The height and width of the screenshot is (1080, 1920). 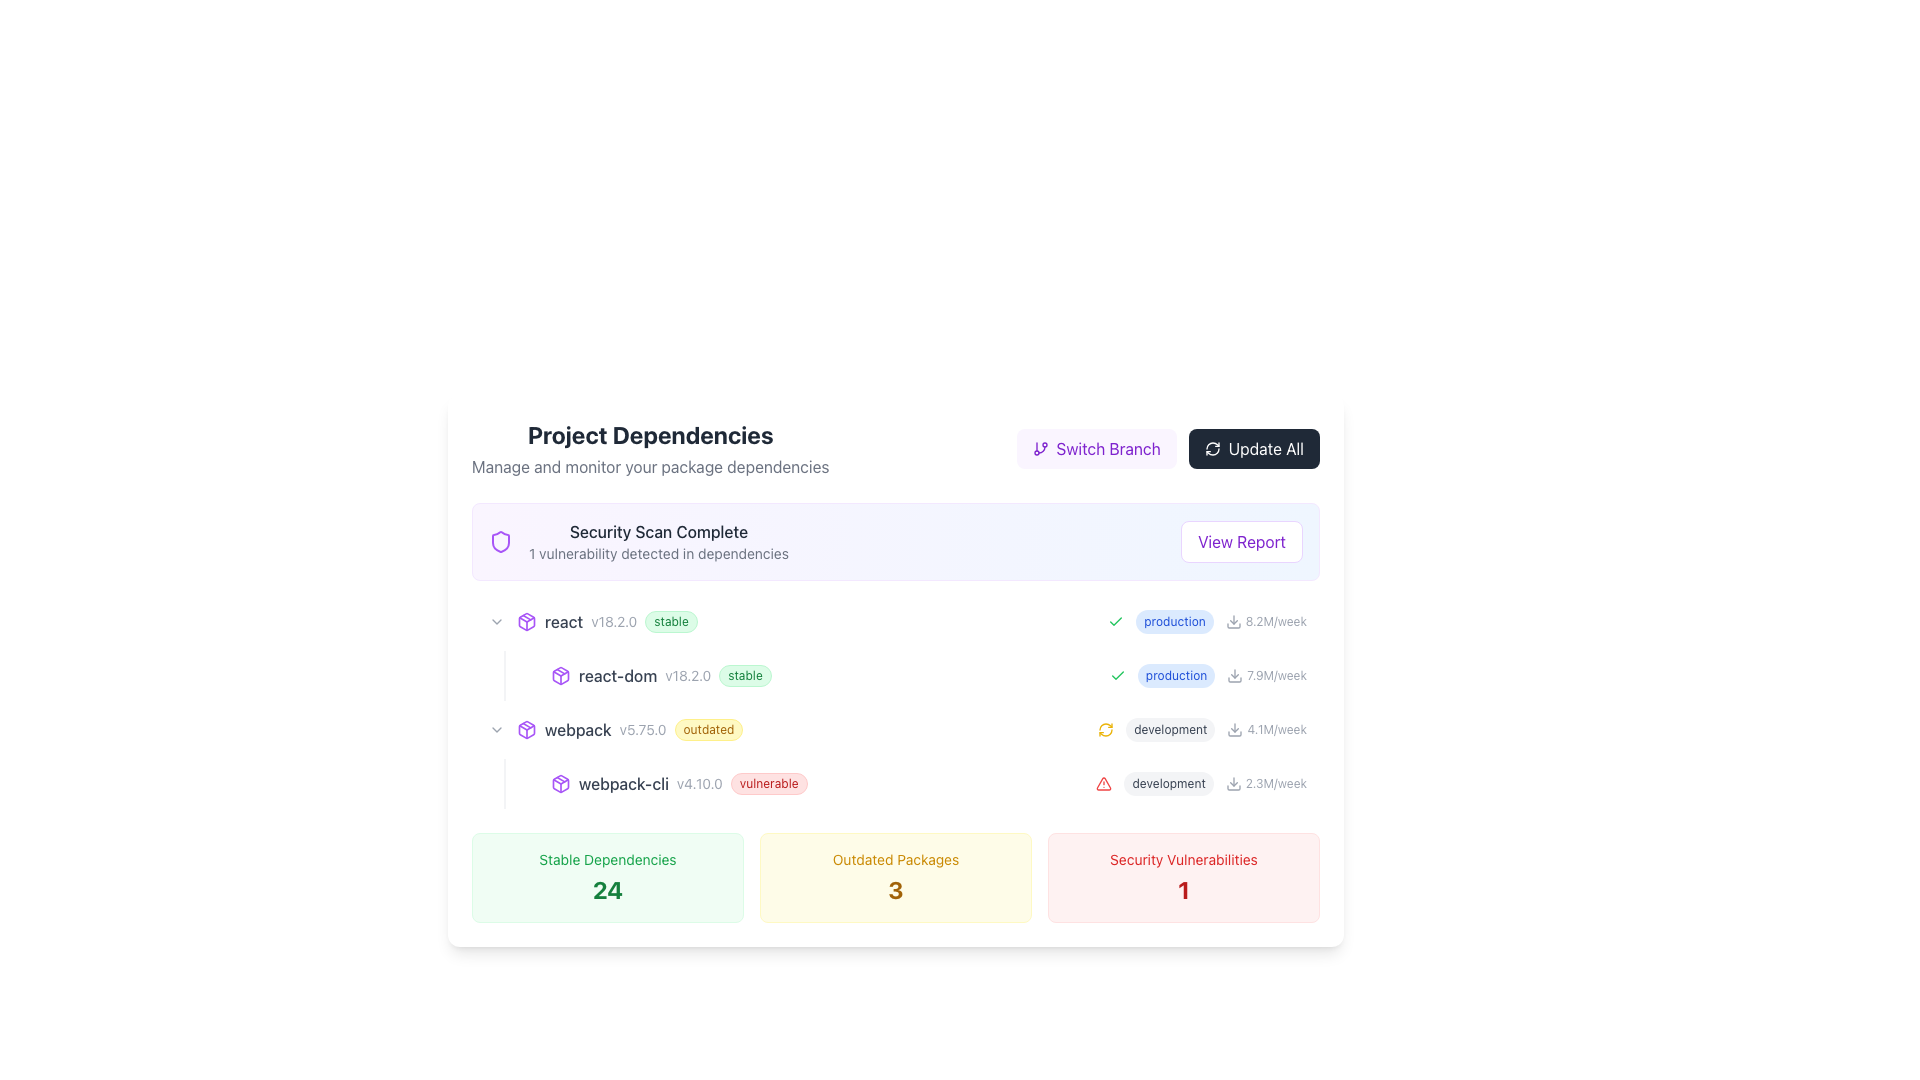 I want to click on the Textual description section that provides a title and subtitle for the content, located in the top-left section of the interface, above the summarized status section, and adjacent to the 'Switch Branch' and 'Update All' buttons, so click(x=650, y=447).